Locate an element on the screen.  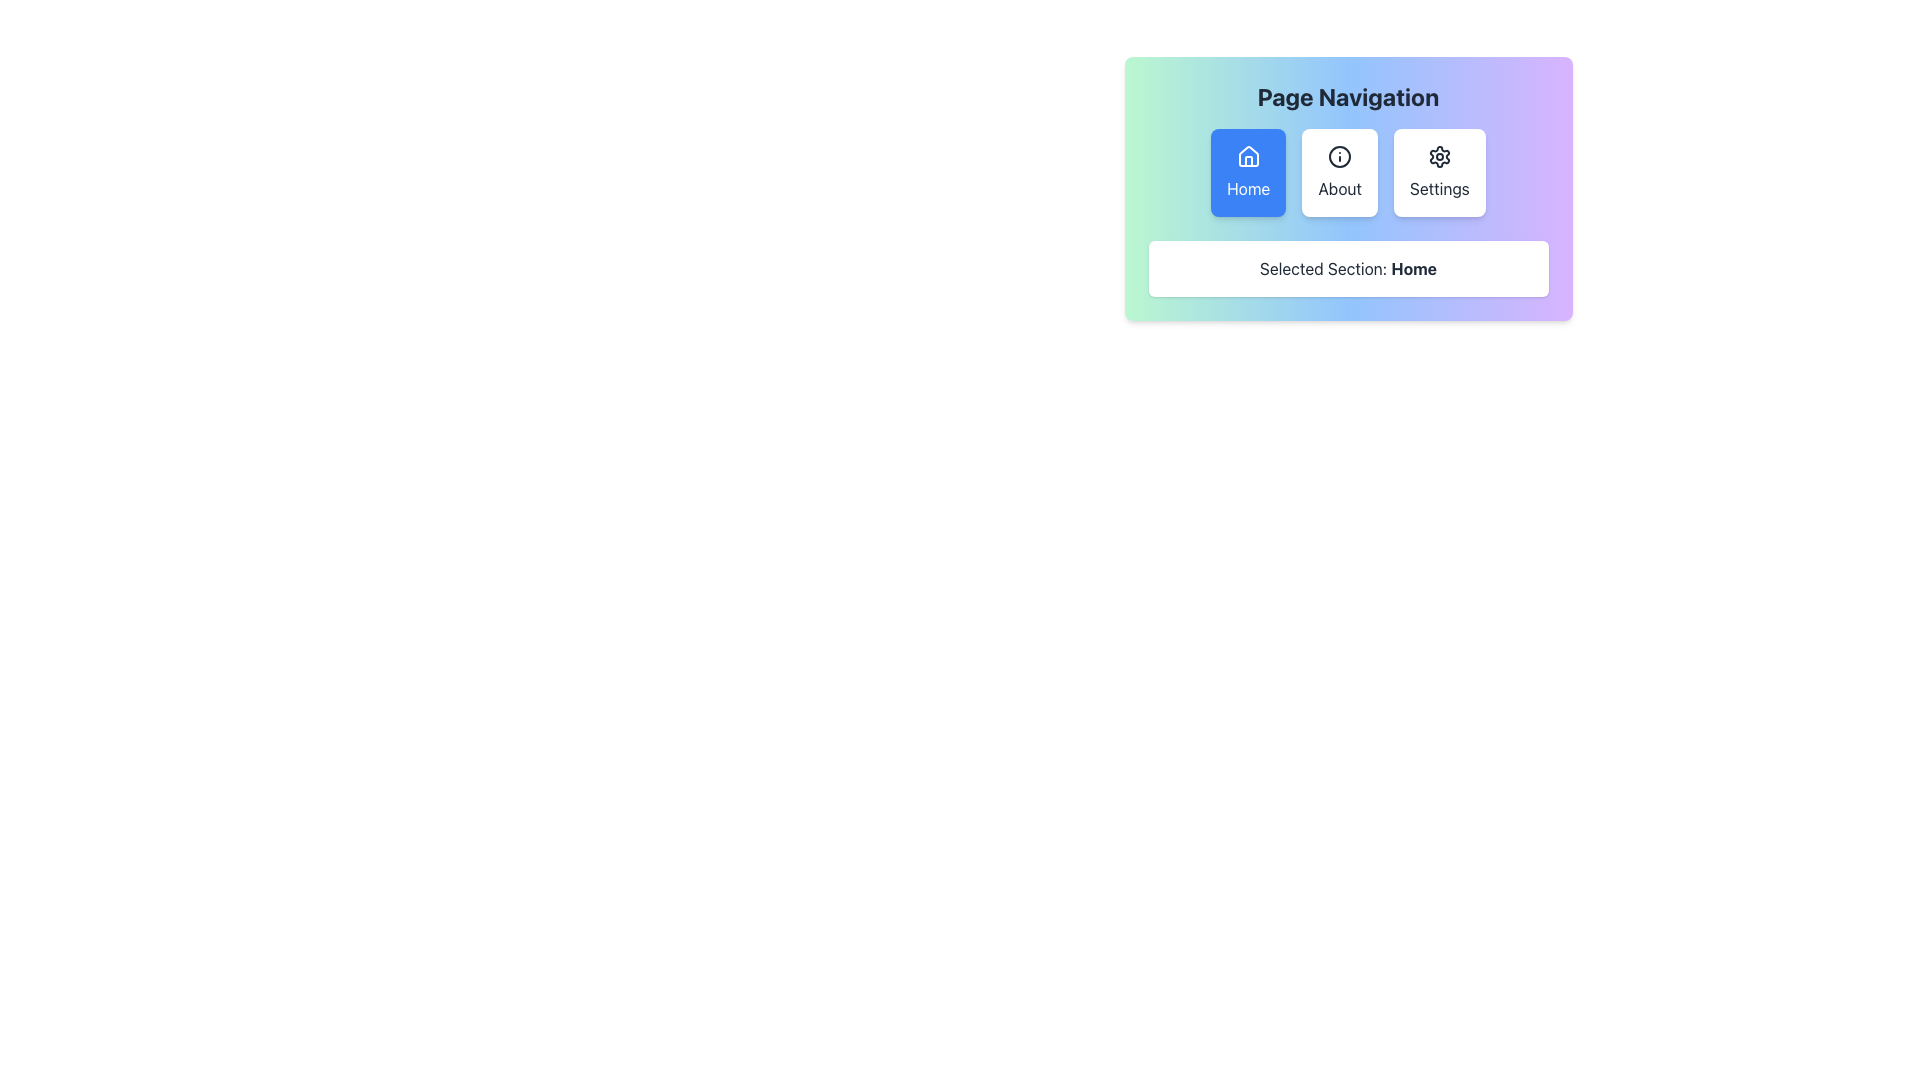
the text label indicating the currently selected navigation section, specifically the text 'Home' within the phrase 'Selected Section: Home', to highlight it is located at coordinates (1413, 268).